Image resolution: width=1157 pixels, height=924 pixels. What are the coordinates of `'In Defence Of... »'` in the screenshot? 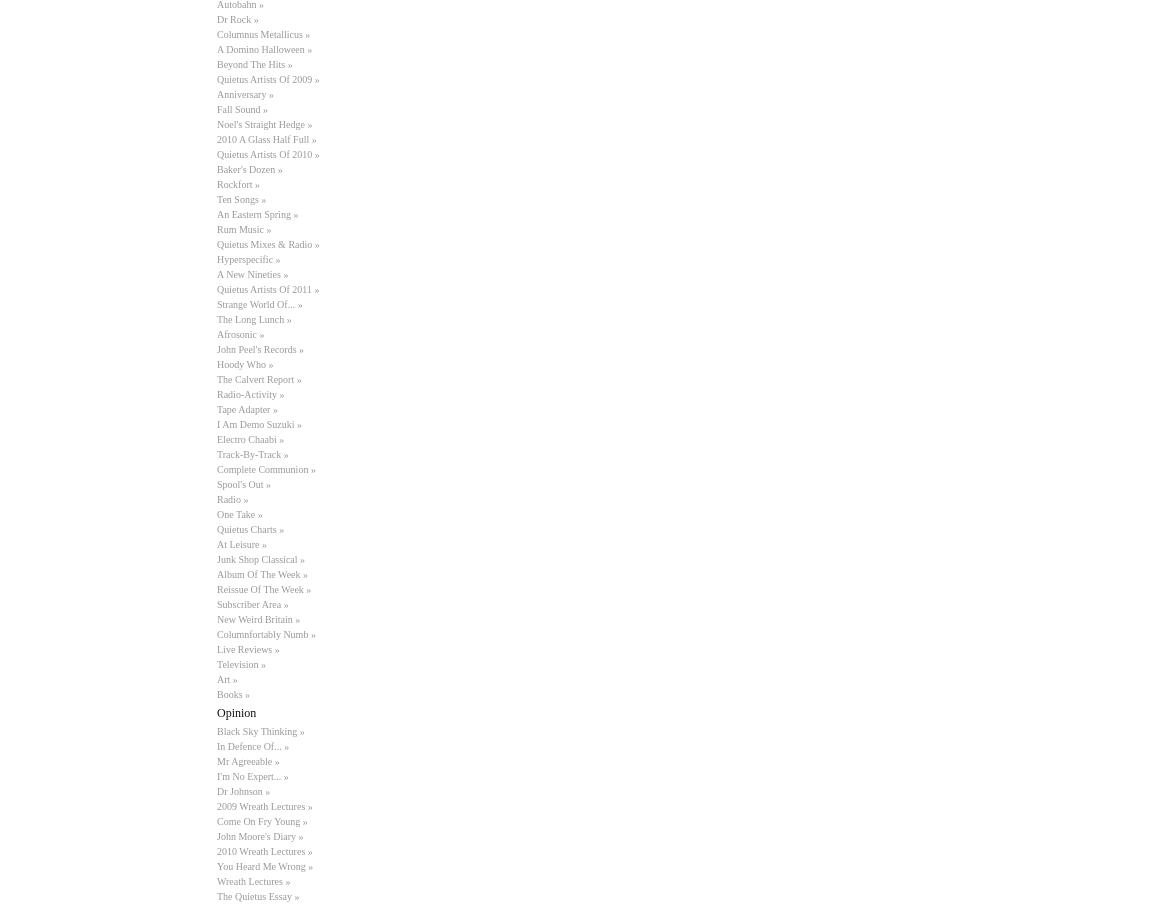 It's located at (253, 746).